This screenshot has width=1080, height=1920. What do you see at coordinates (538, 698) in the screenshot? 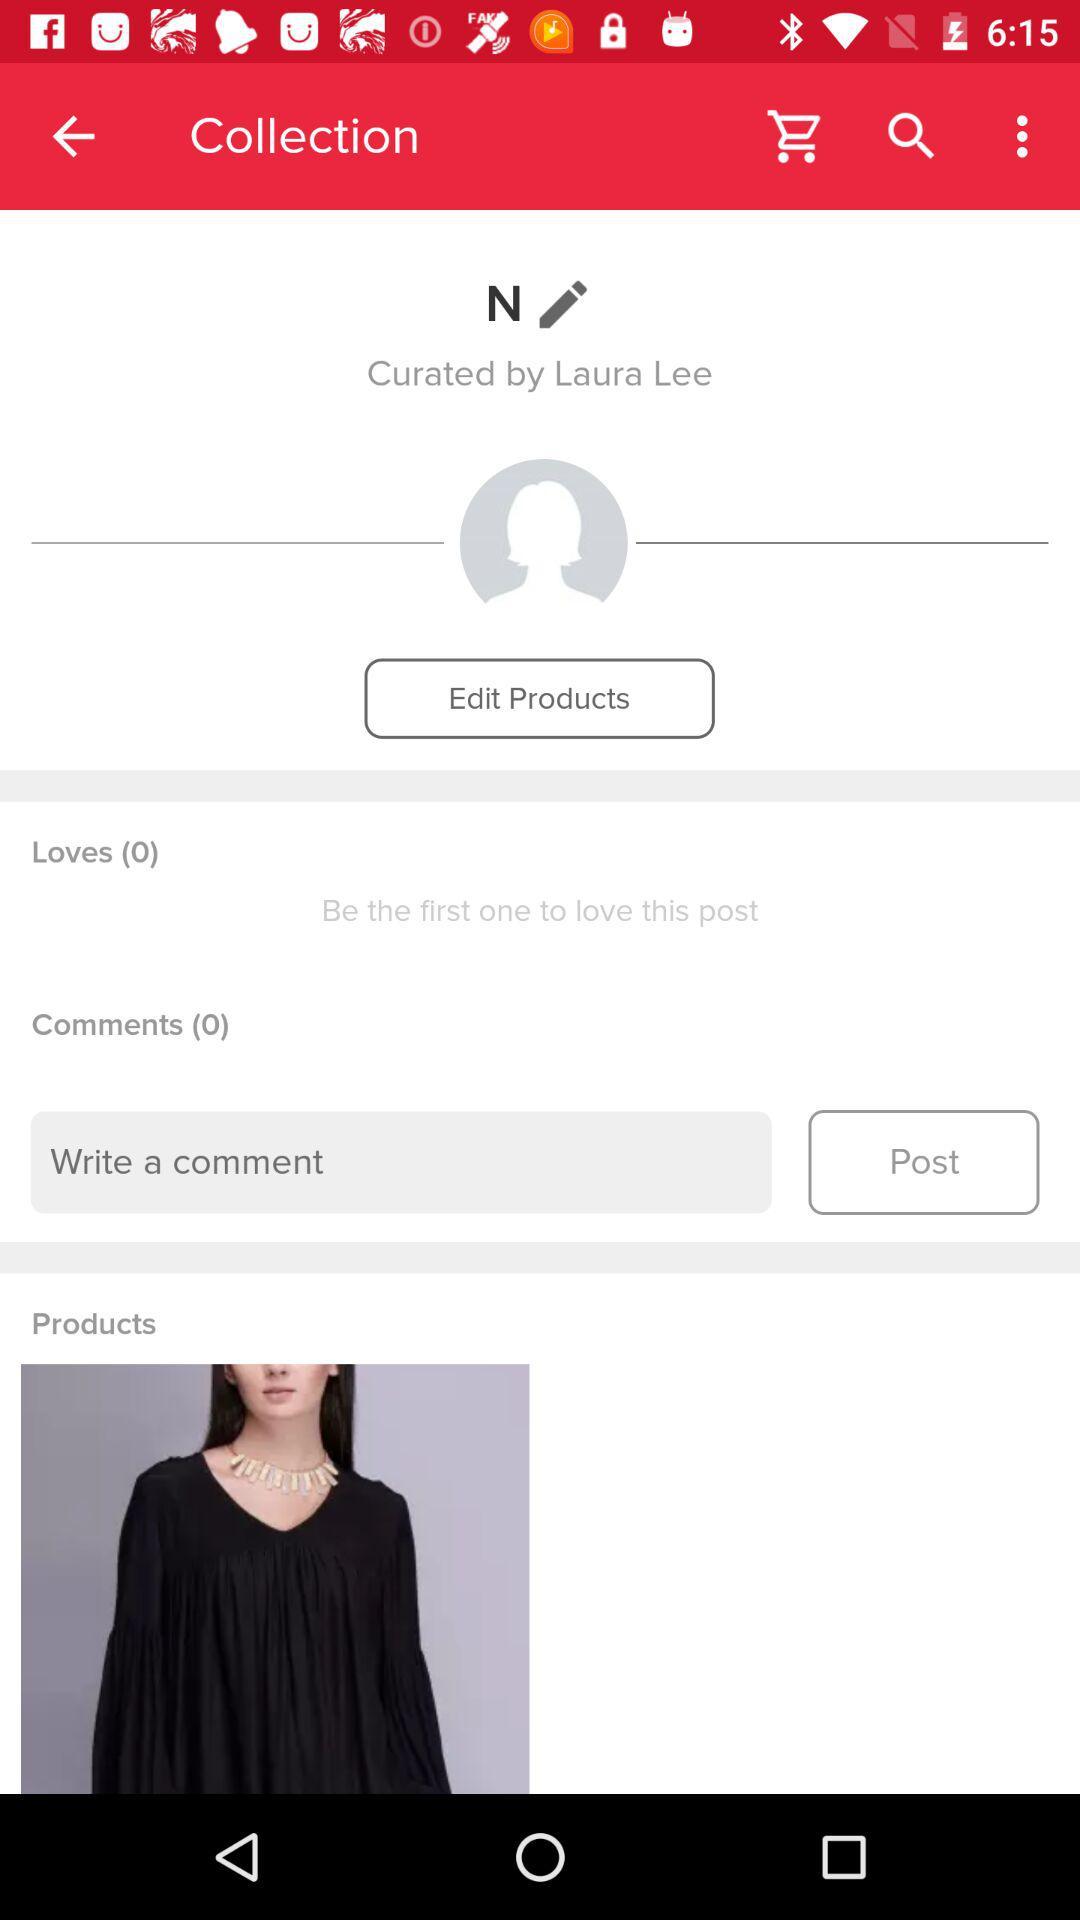
I see `the edit products icon` at bounding box center [538, 698].